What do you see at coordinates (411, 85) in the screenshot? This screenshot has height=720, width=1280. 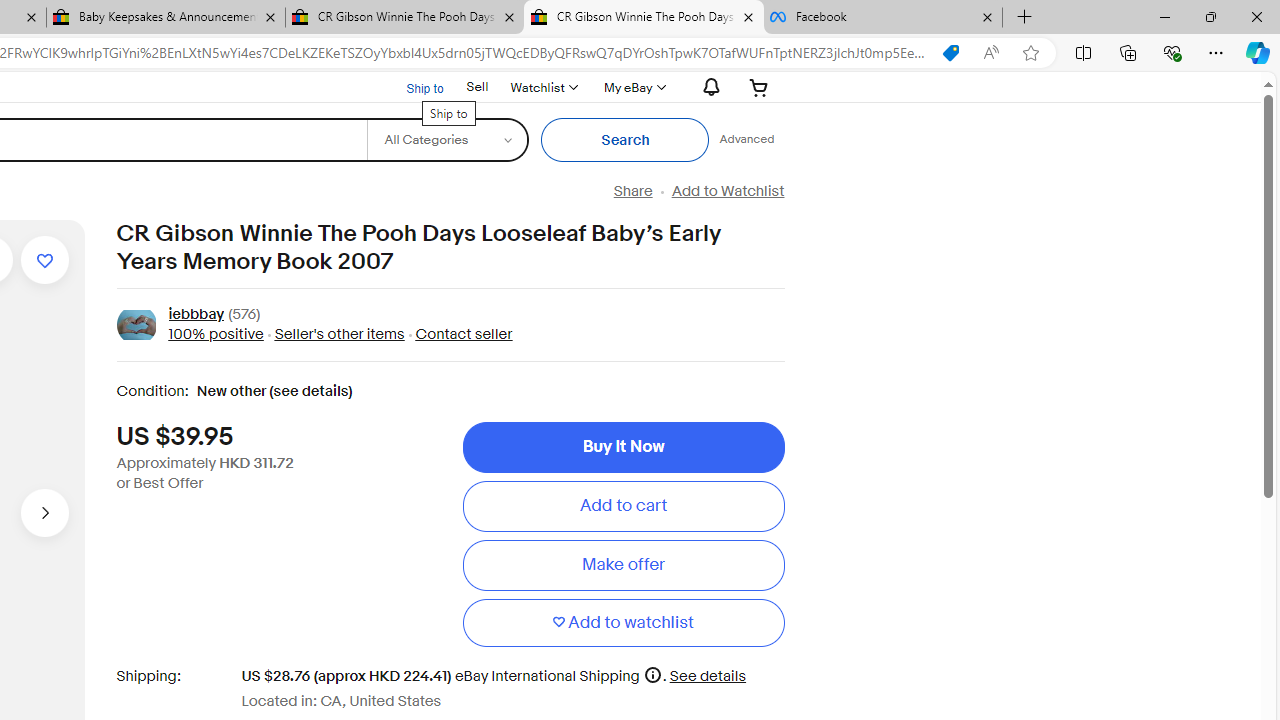 I see `'AutomationID: gh-shipto-click'` at bounding box center [411, 85].